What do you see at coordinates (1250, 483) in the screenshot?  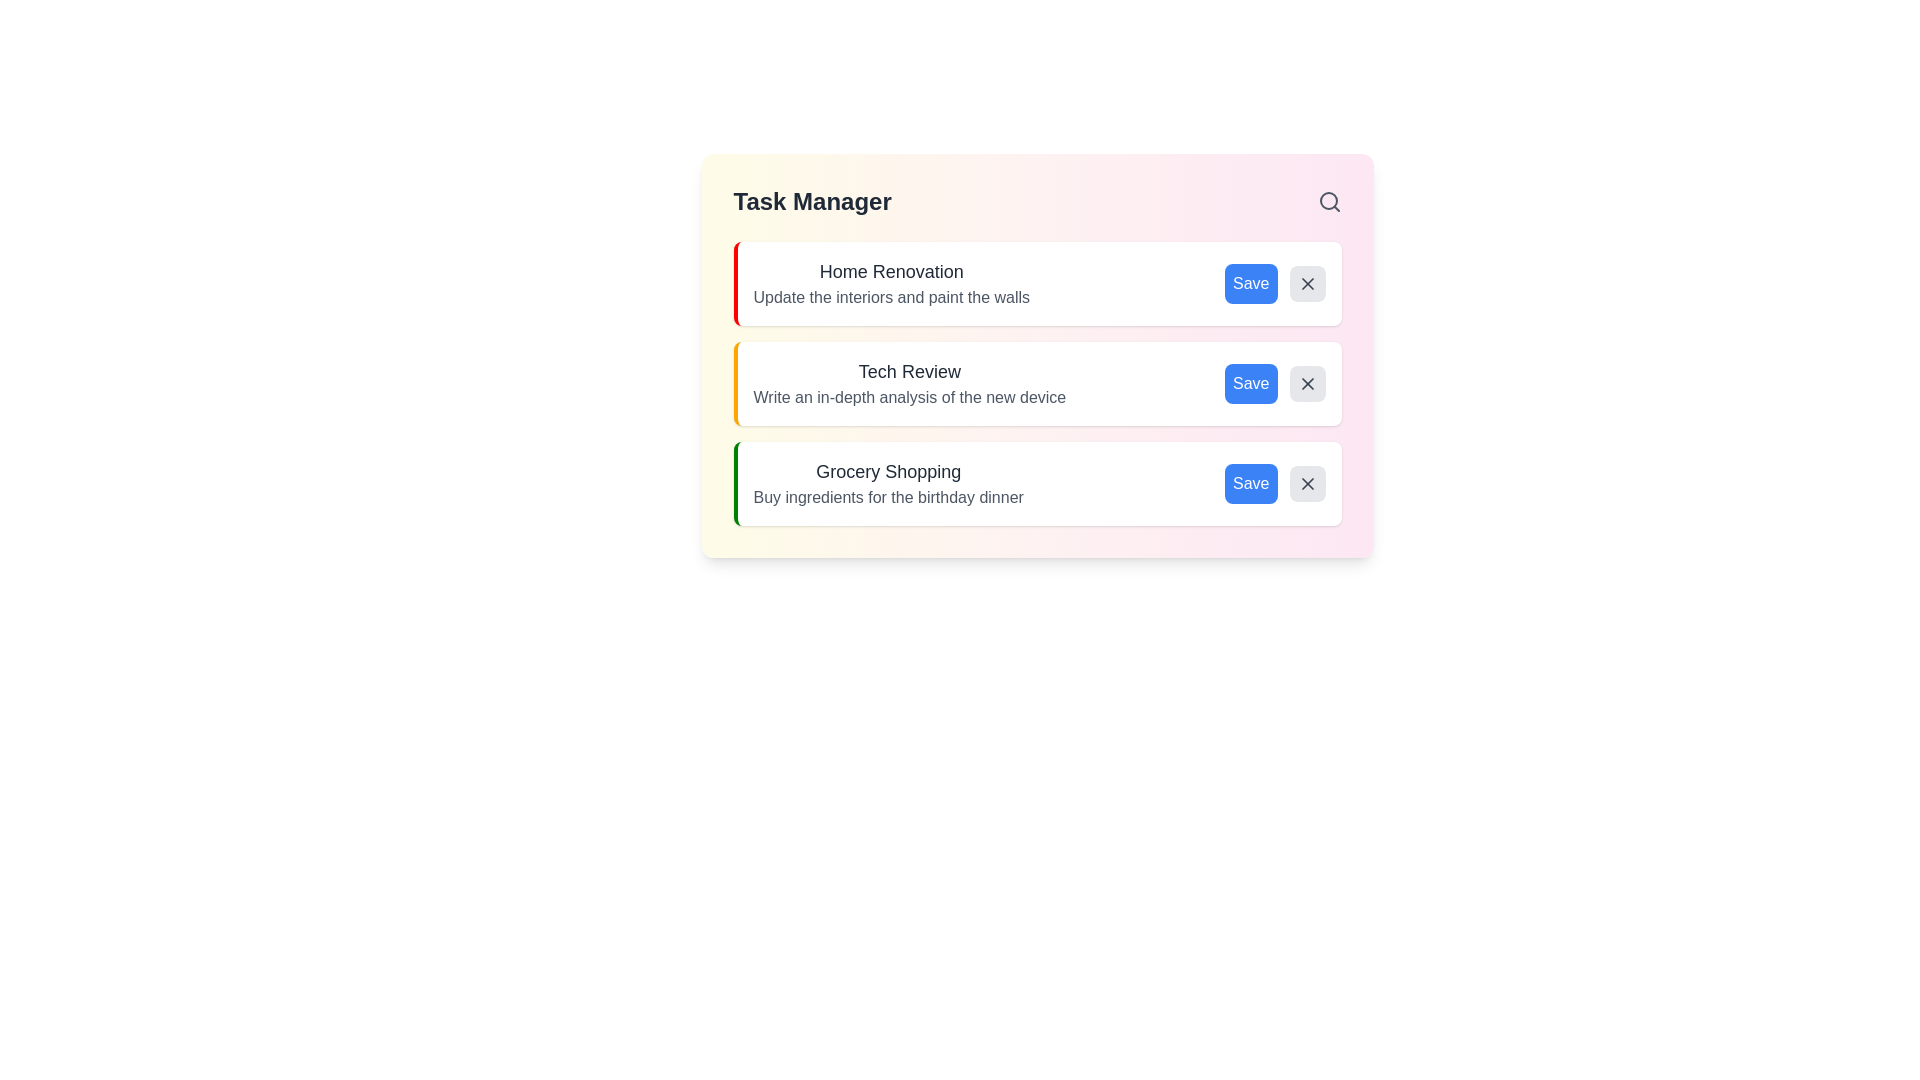 I see `the 'Save' button for the task item Grocery Shopping` at bounding box center [1250, 483].